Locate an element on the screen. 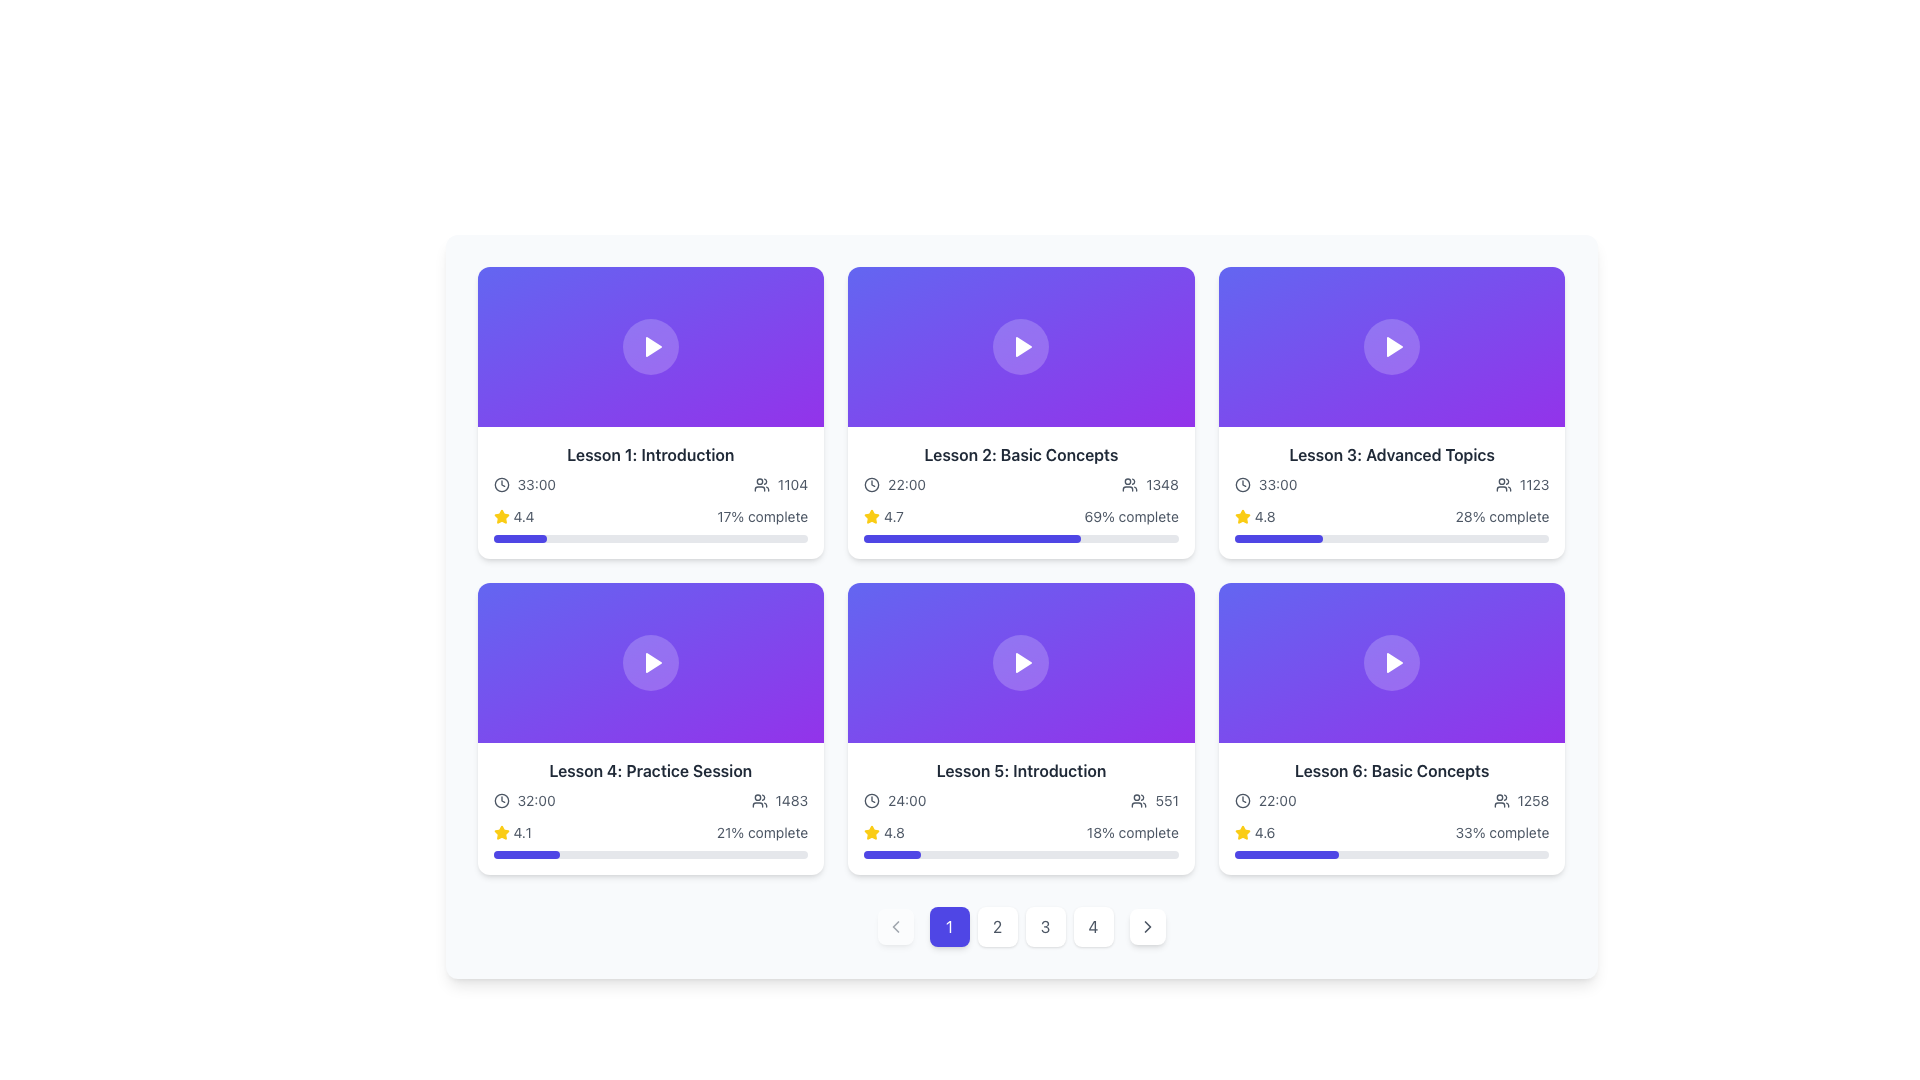  the rating icon indicating a quality level of '4.8' situated below the lesson tile labeled 'Lesson 5: Introduction' in the bottom-center of the third tile in the second row is located at coordinates (872, 833).